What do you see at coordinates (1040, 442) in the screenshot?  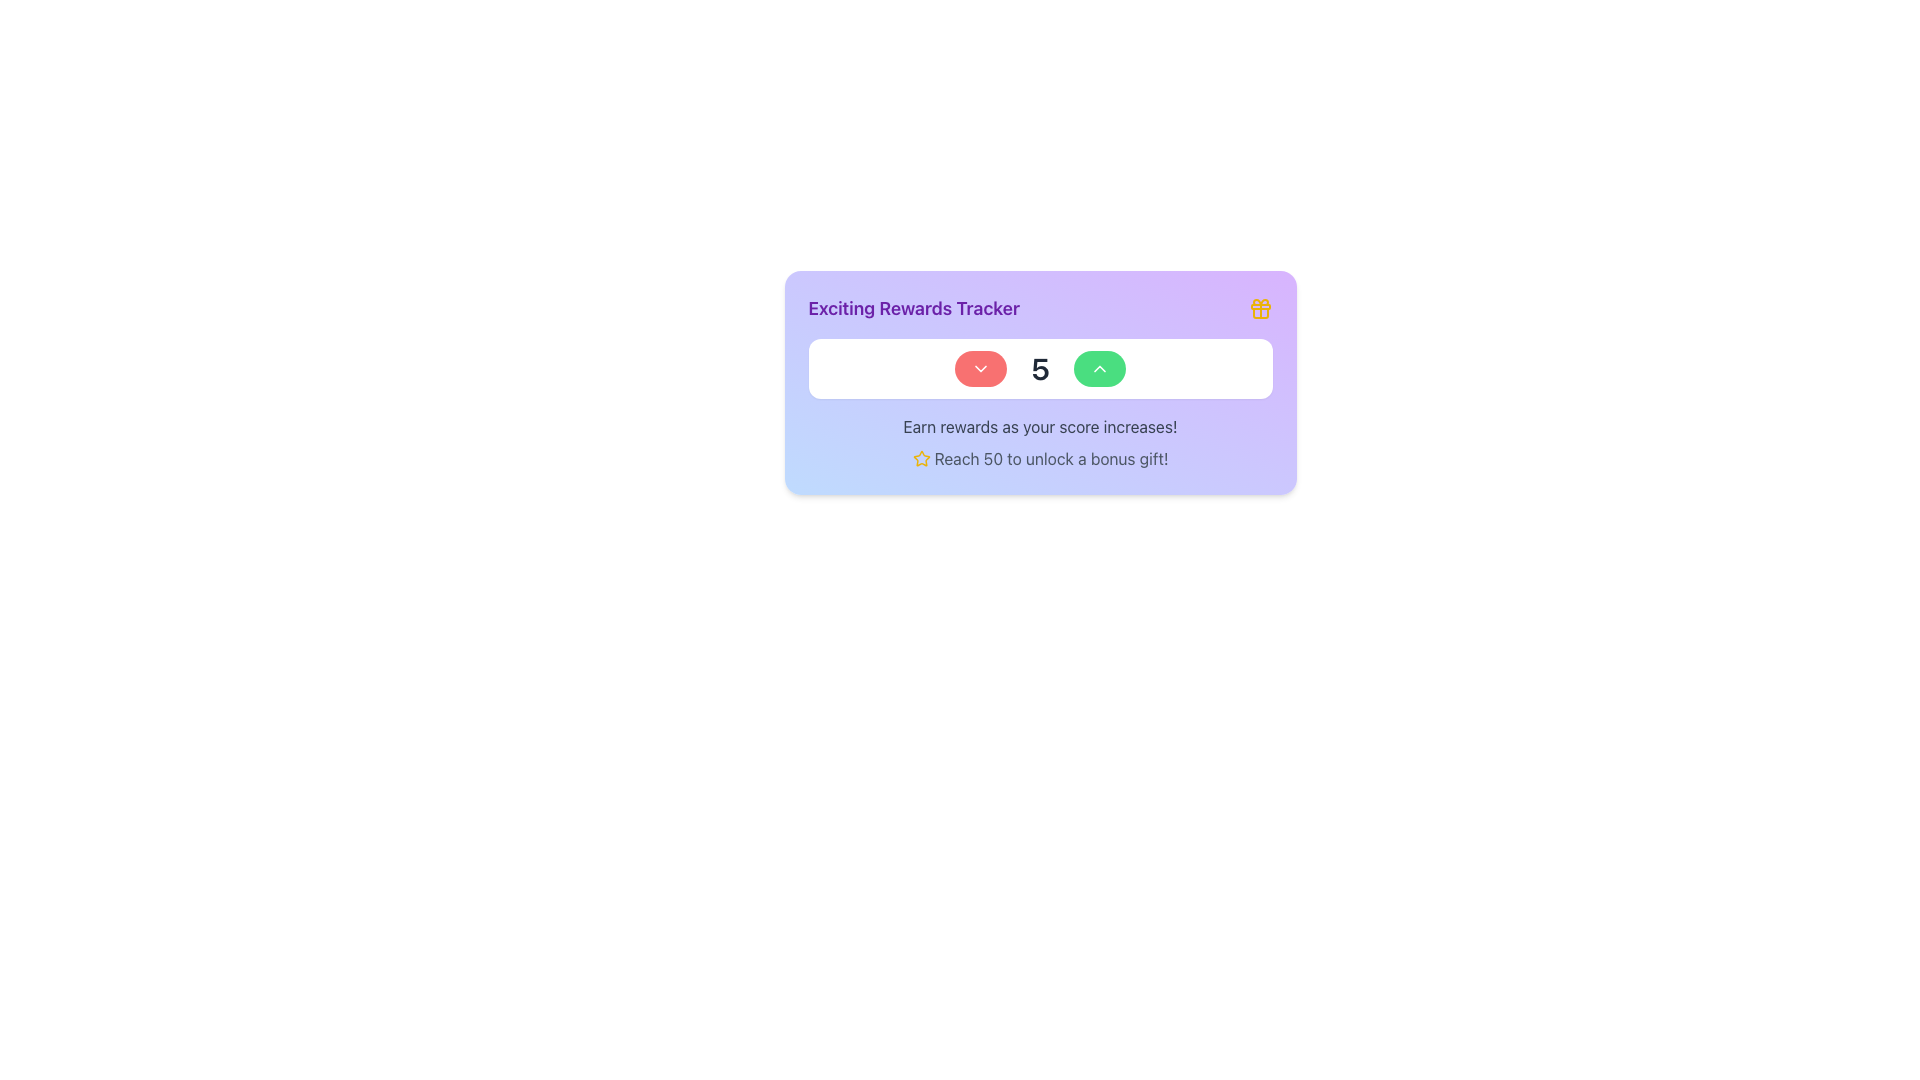 I see `the text section that displays 'Earn rewards as your score increases!' and 'Reach 50 to unlock a bonus gift!' within the card interface` at bounding box center [1040, 442].